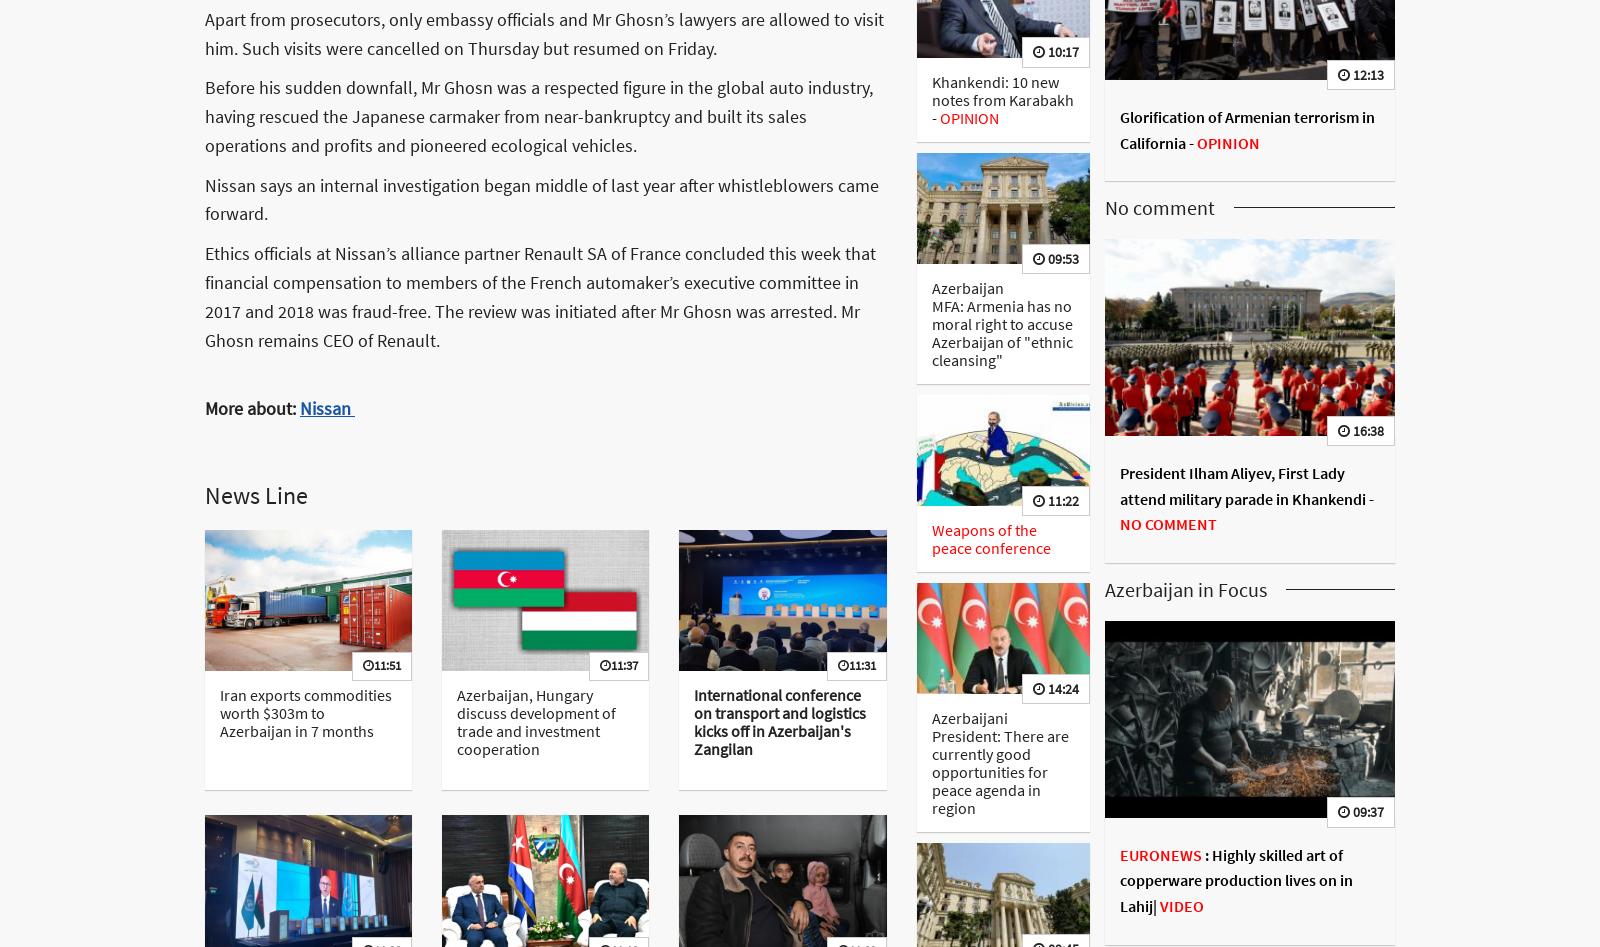 This screenshot has height=947, width=1600. What do you see at coordinates (1245, 484) in the screenshot?
I see `'President Ilham Aliyev, First Lady attend military parade in Khankendi -'` at bounding box center [1245, 484].